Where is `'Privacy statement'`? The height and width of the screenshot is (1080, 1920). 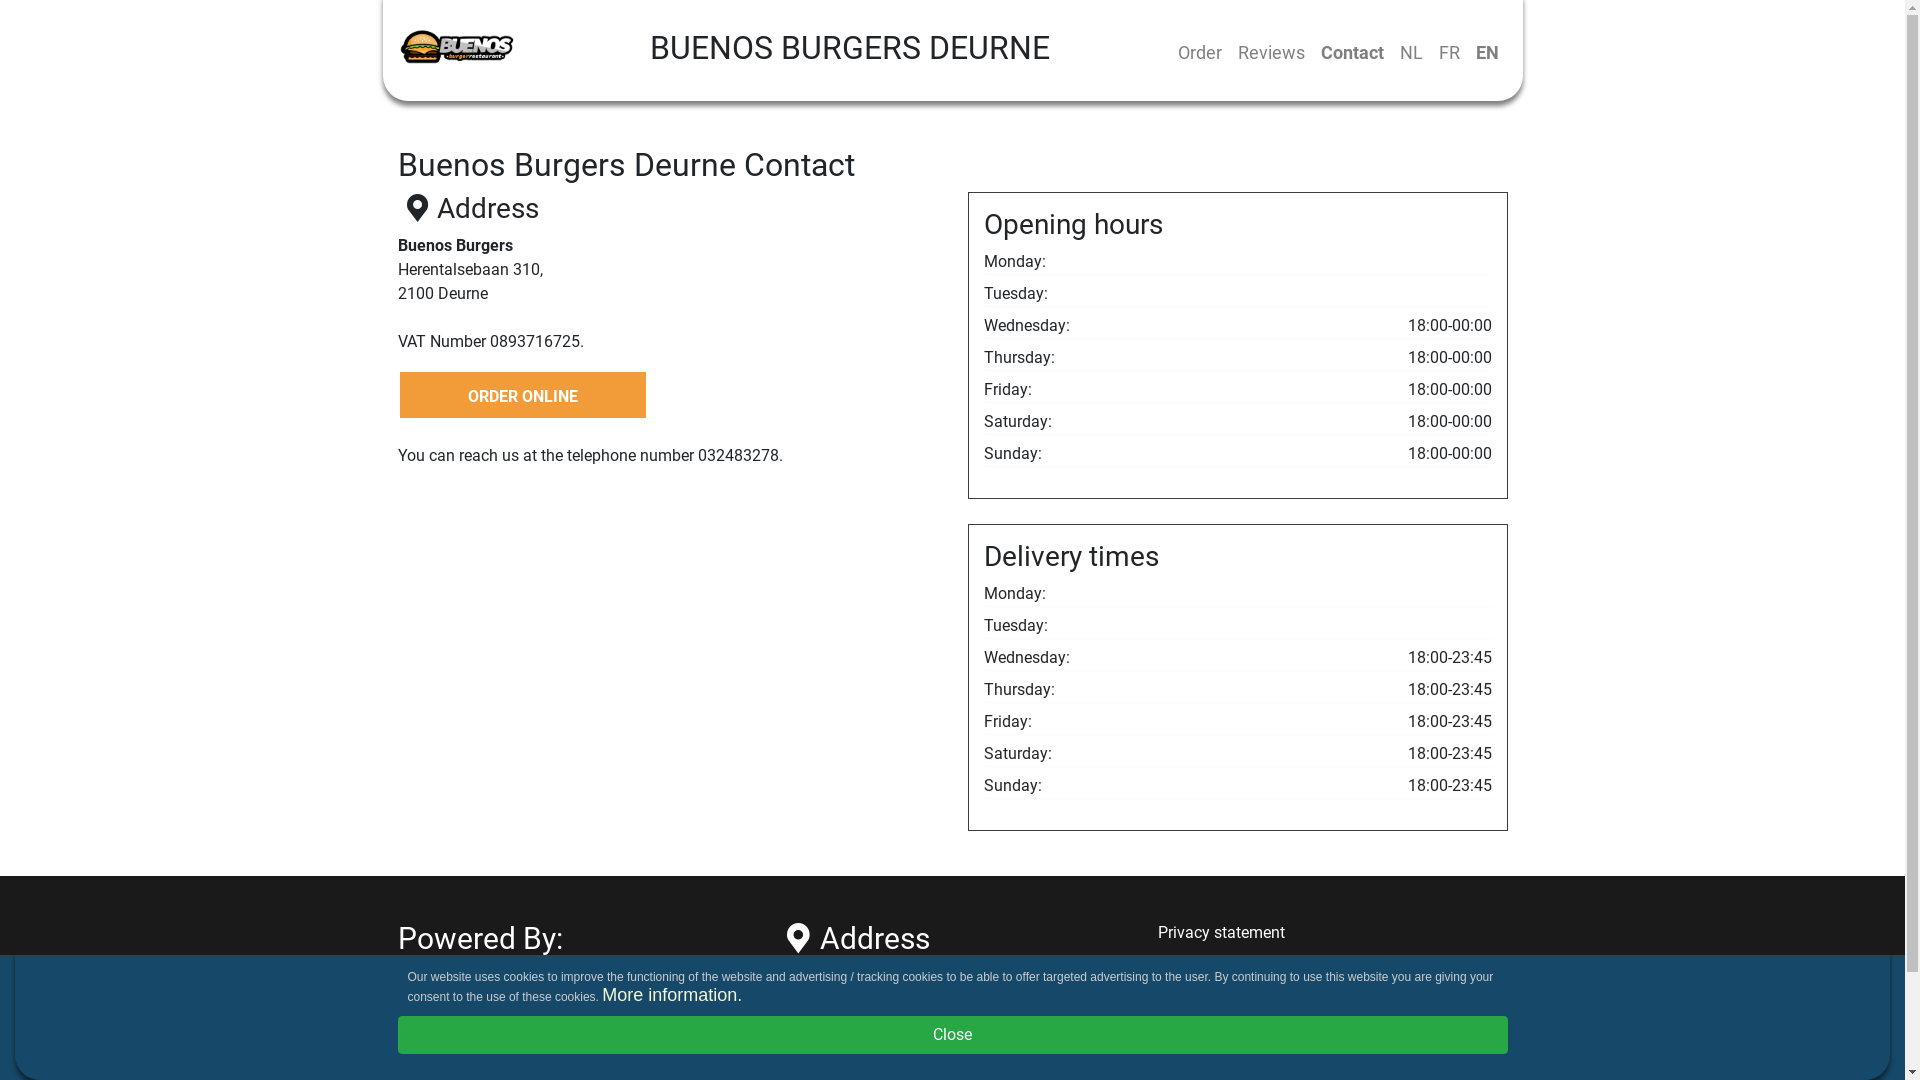
'Privacy statement' is located at coordinates (1220, 932).